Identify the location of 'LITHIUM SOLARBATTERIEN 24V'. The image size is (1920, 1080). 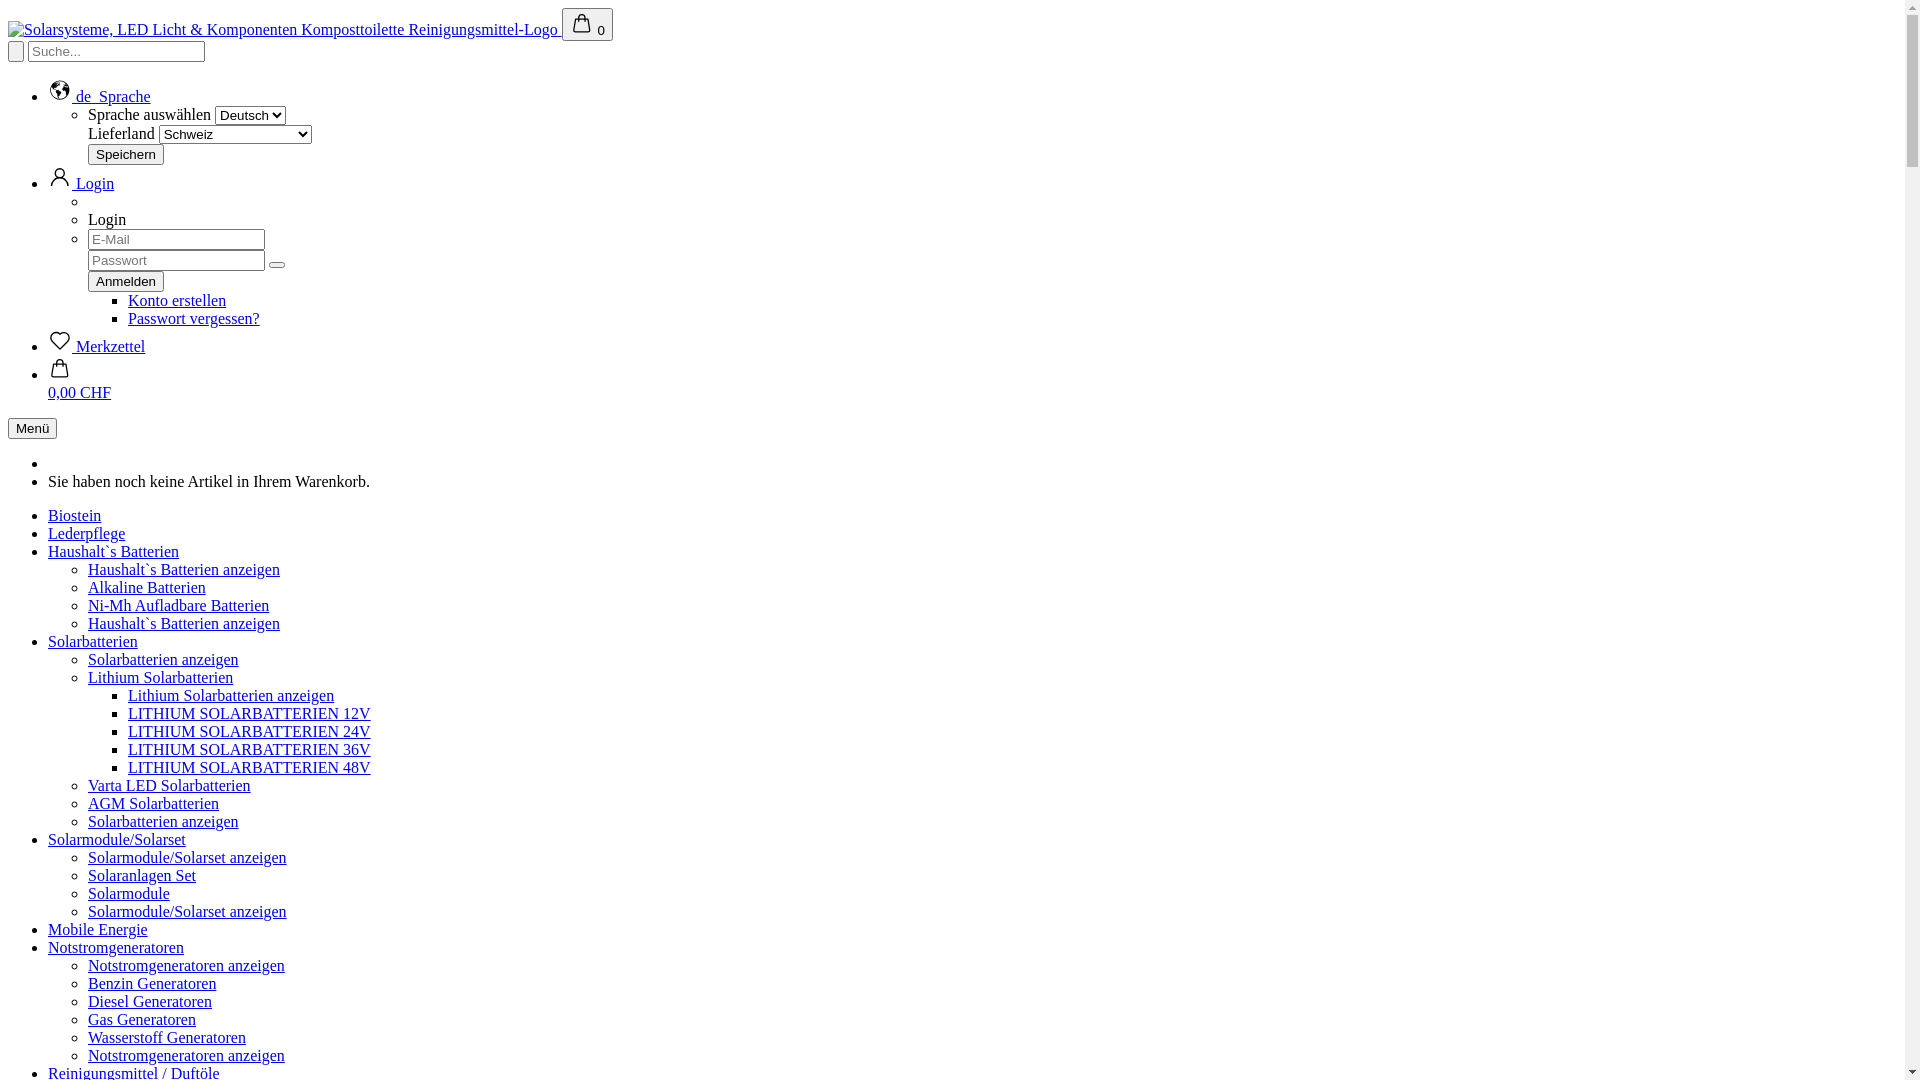
(248, 731).